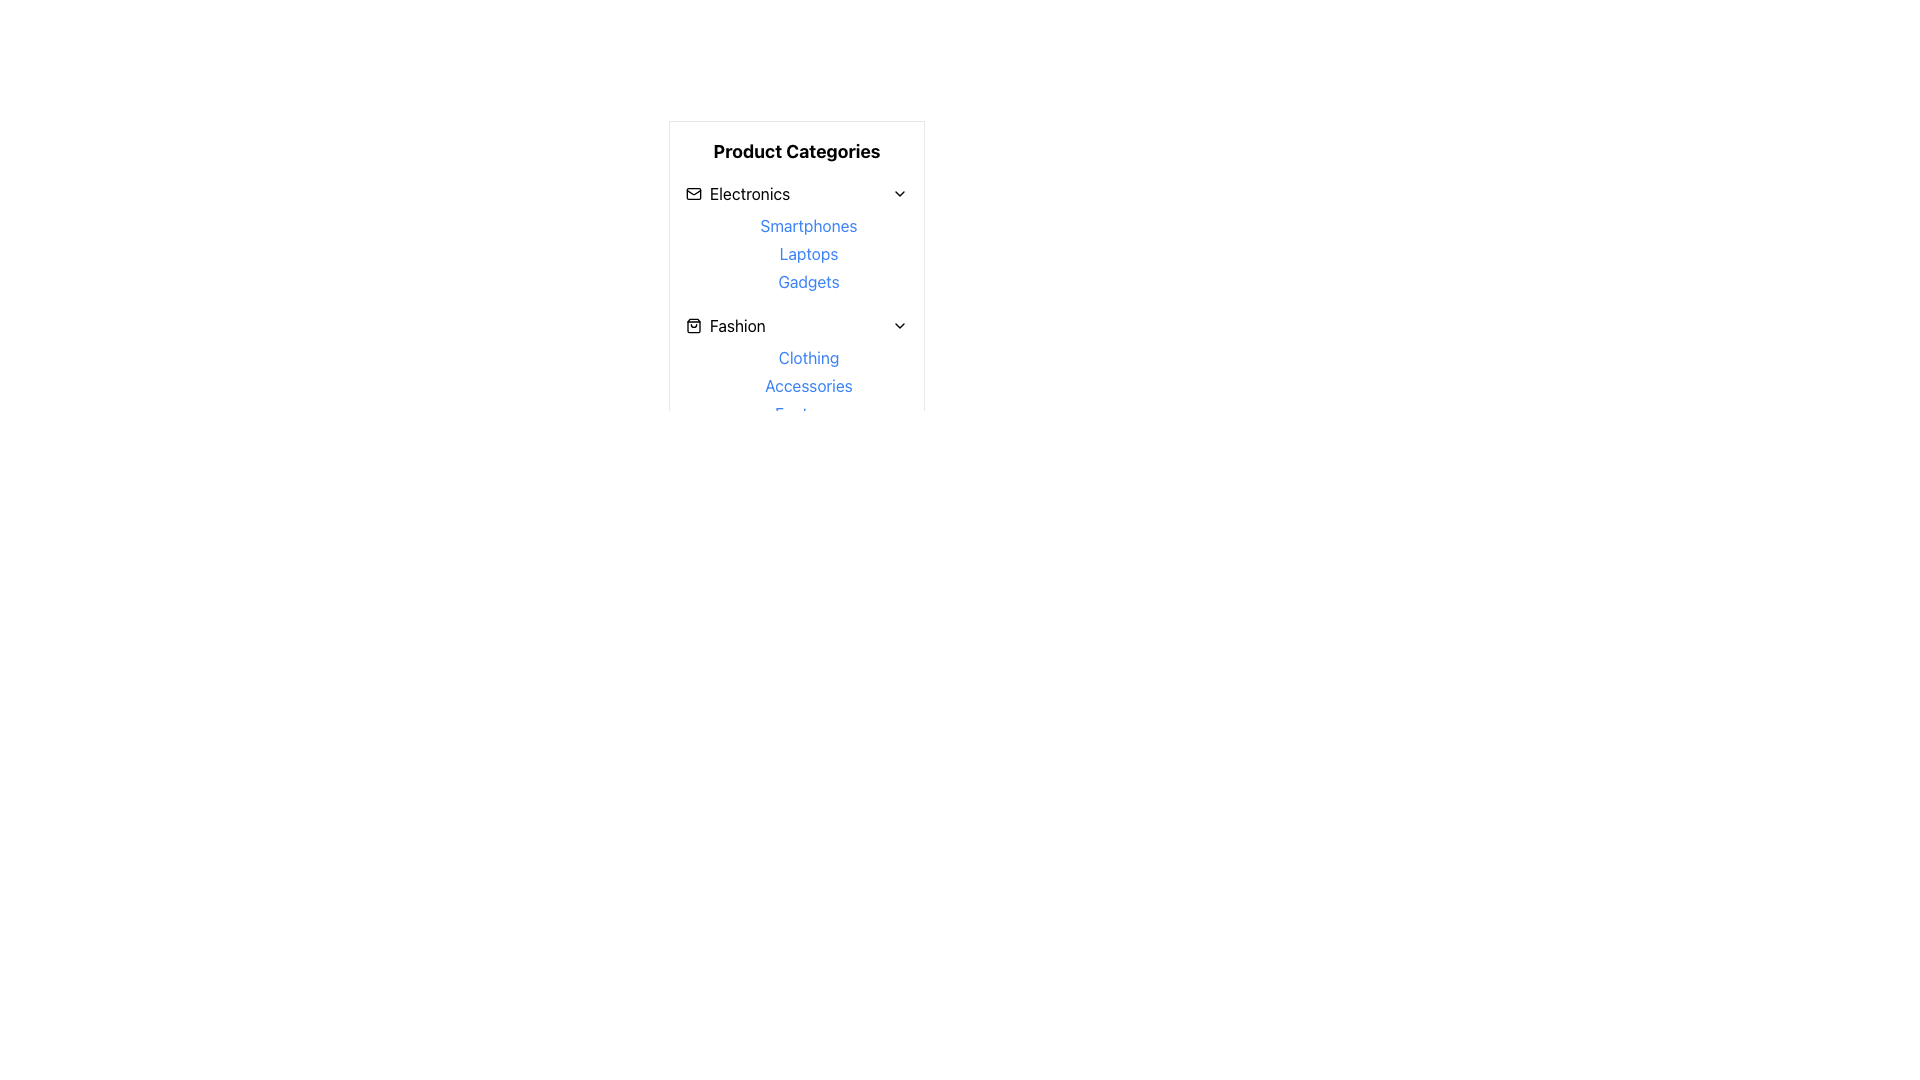 This screenshot has height=1080, width=1920. I want to click on the 'Accessories' hyperlink in the Fashion category submenu, so click(809, 385).